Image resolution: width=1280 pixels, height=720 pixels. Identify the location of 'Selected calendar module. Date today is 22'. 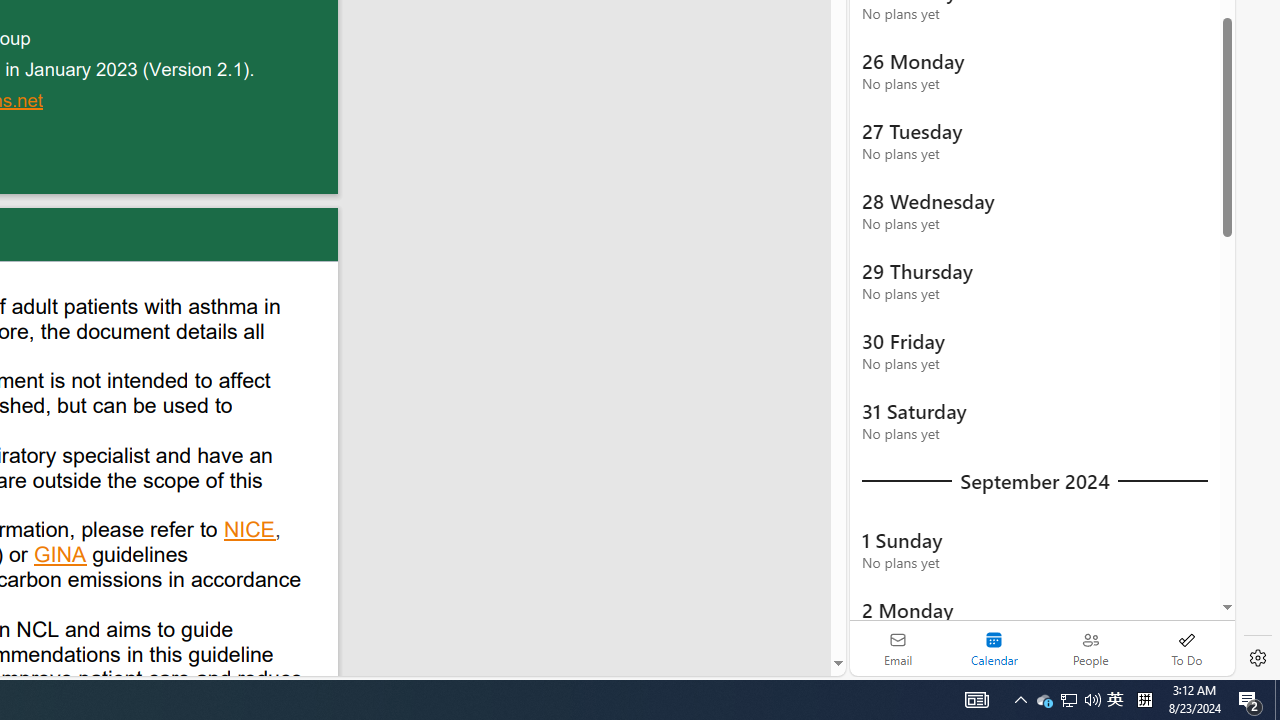
(994, 648).